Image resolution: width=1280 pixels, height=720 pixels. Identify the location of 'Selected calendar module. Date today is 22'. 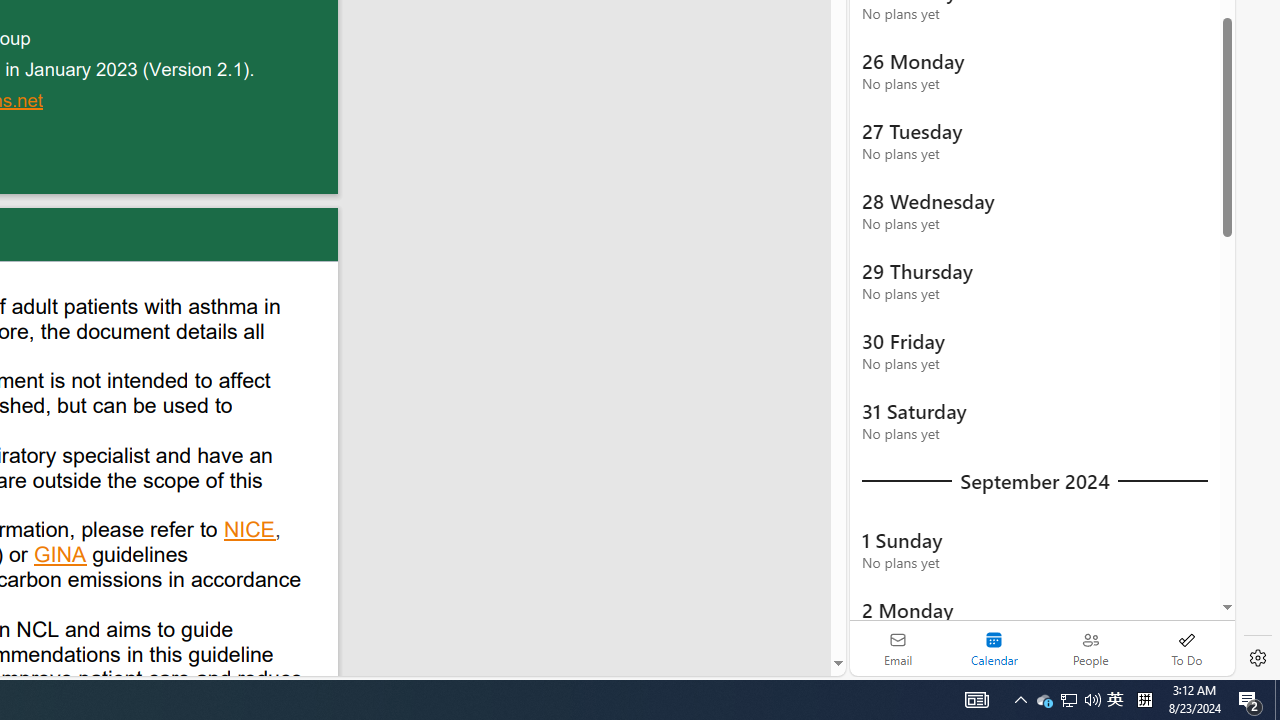
(994, 648).